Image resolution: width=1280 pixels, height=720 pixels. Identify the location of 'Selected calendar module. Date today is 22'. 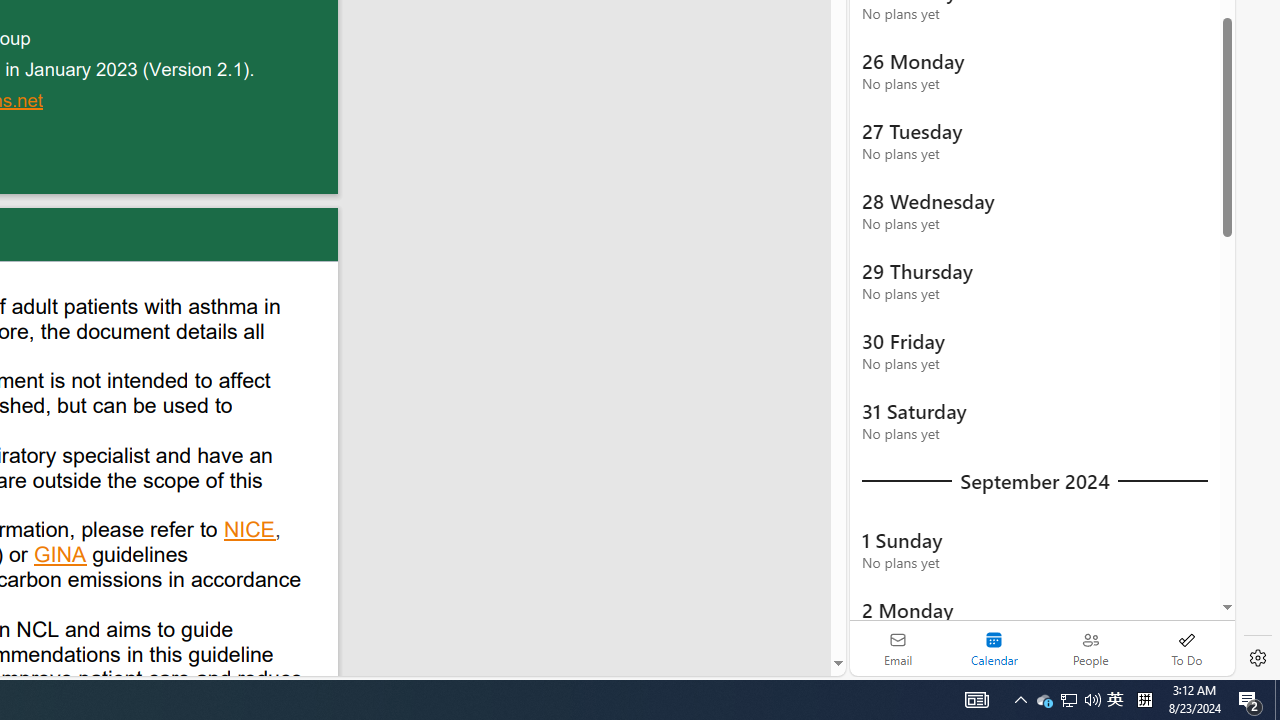
(994, 648).